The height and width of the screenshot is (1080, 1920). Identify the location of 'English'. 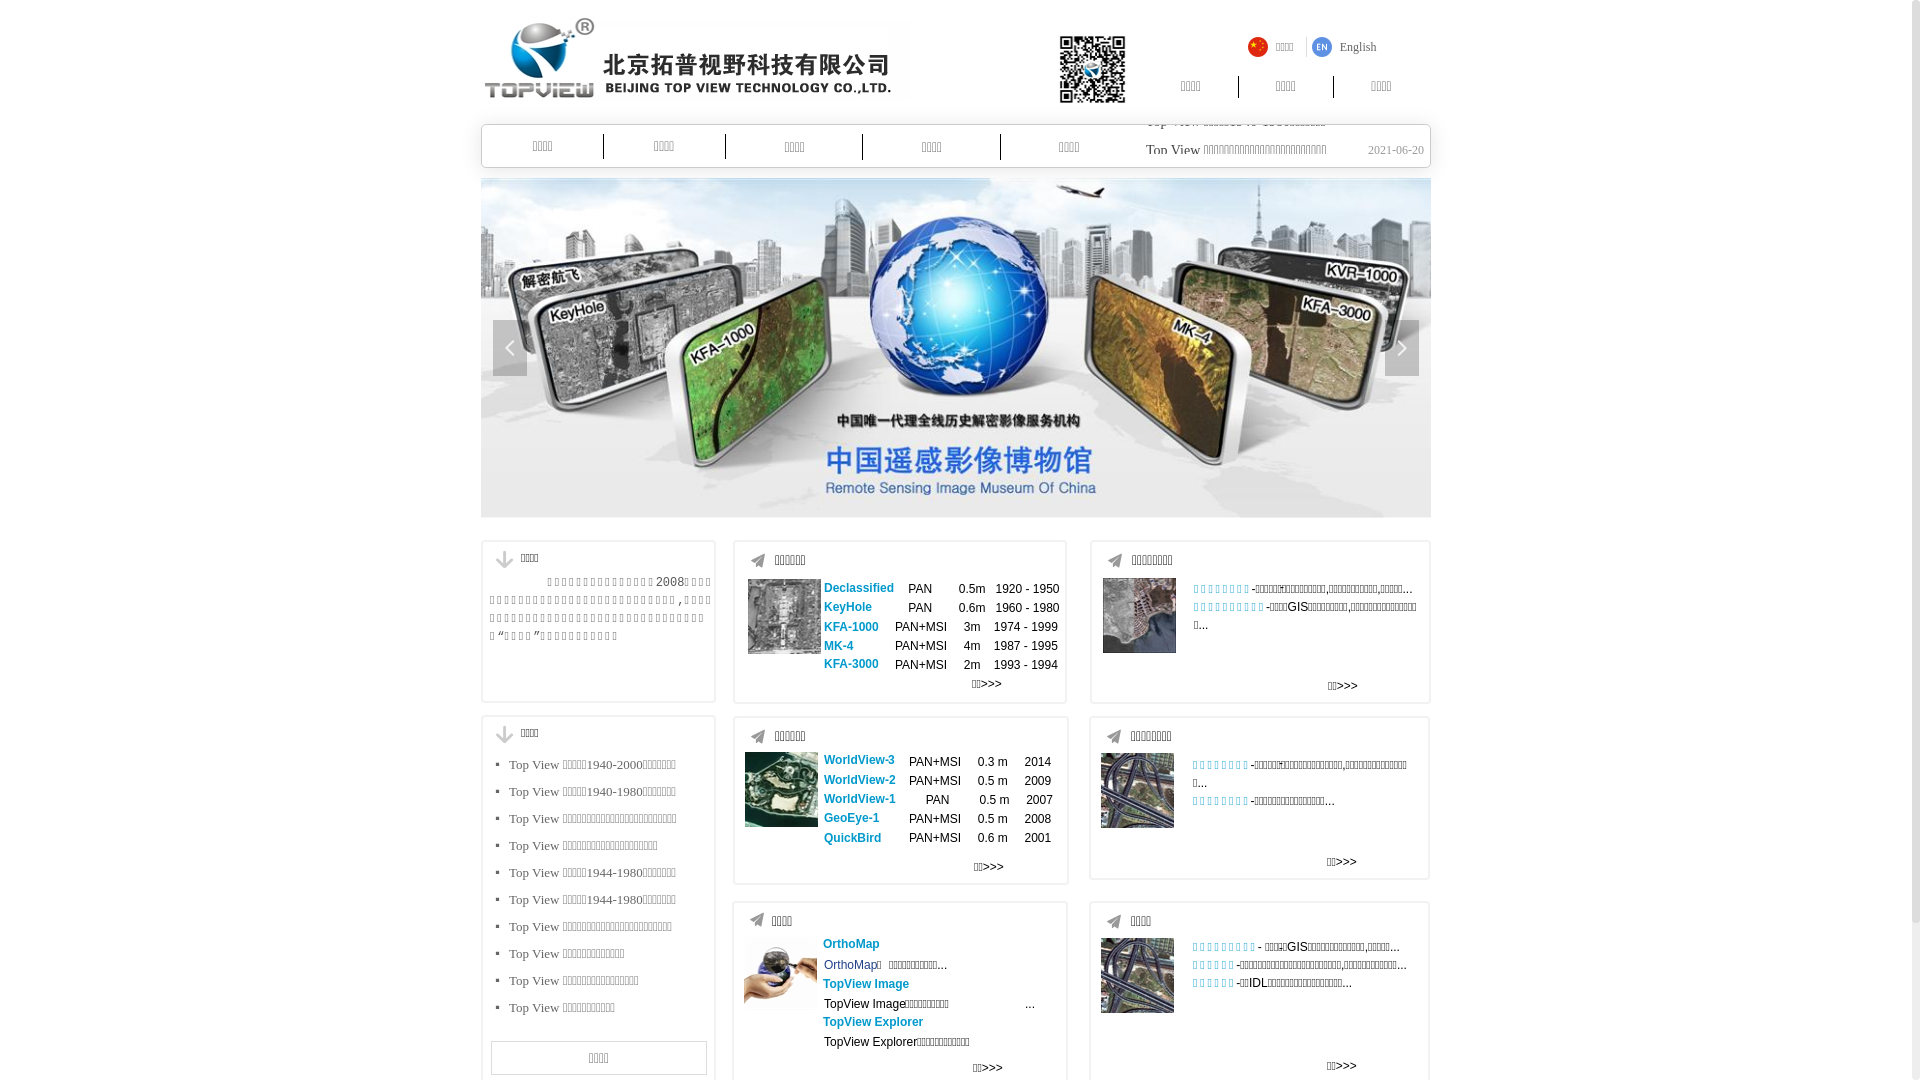
(1344, 45).